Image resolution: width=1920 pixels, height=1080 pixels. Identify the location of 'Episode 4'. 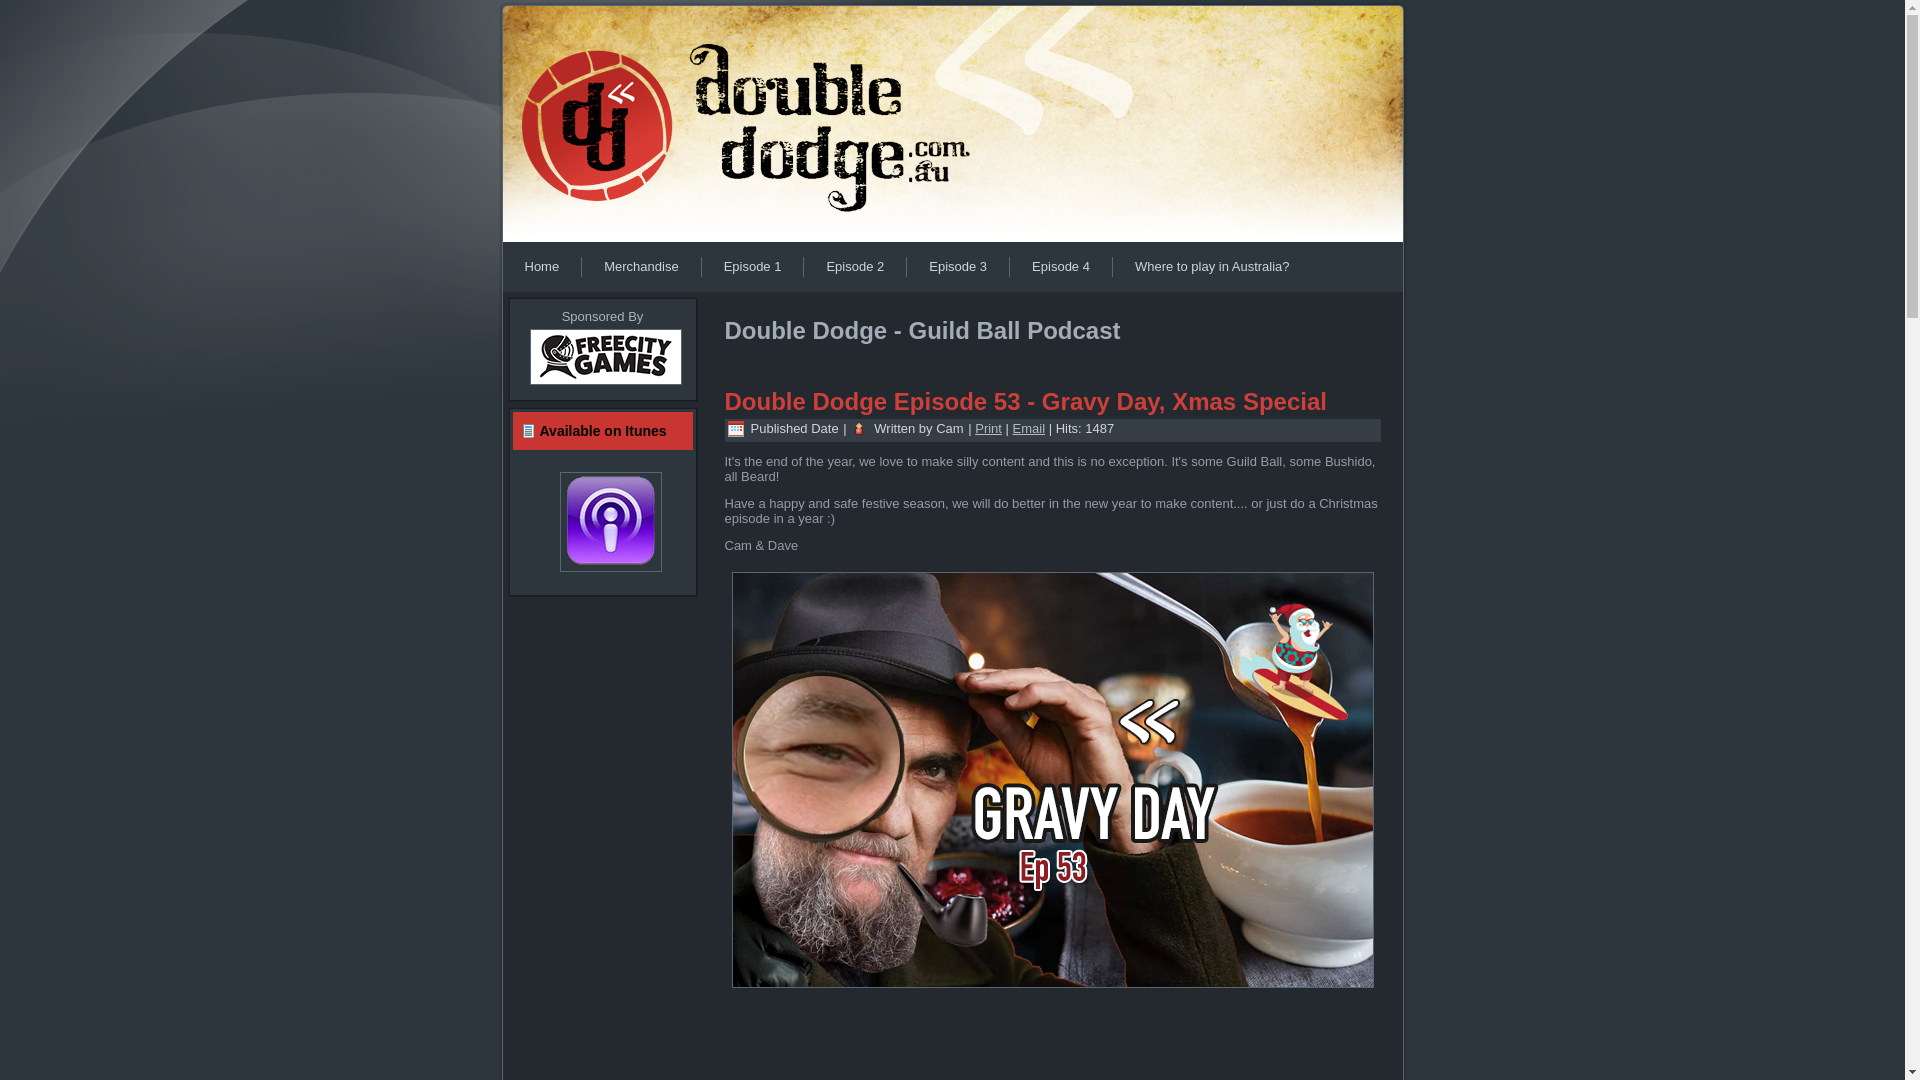
(1059, 265).